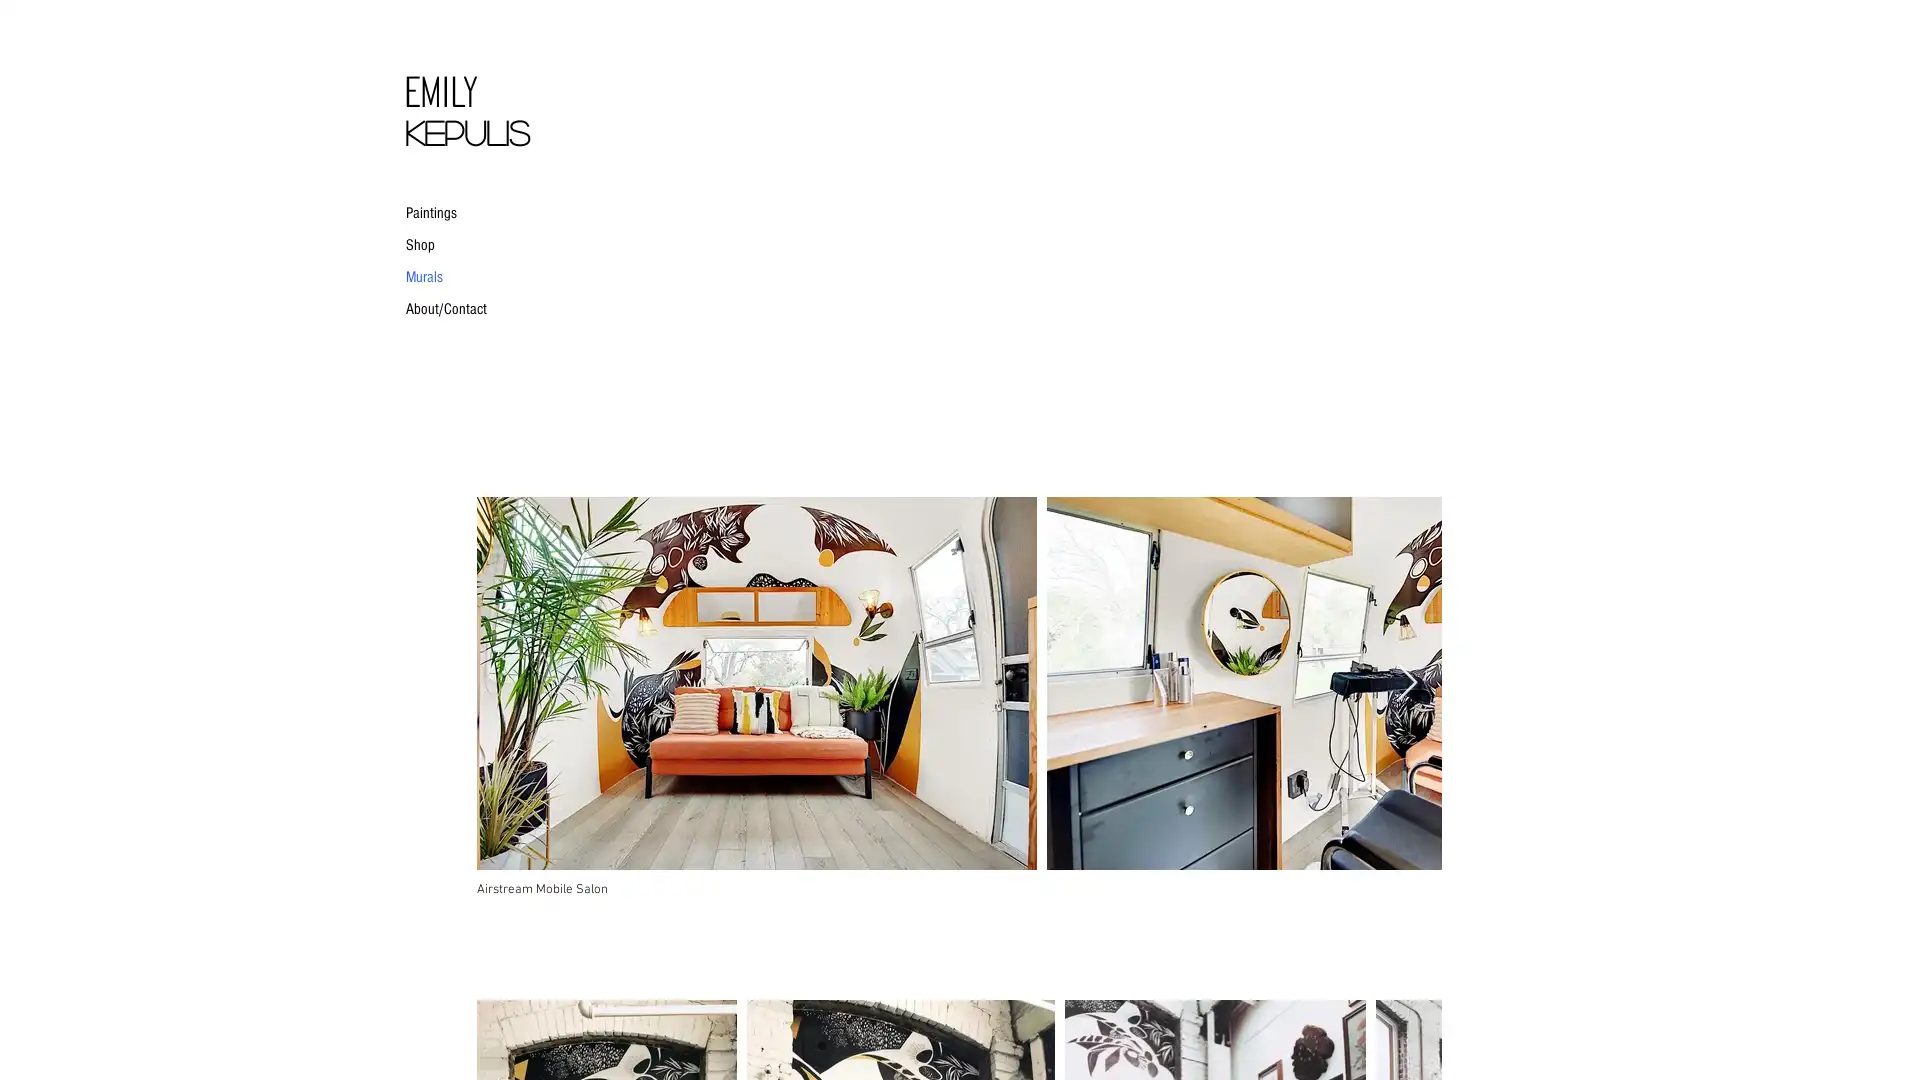 The width and height of the screenshot is (1920, 1080). Describe the element at coordinates (756, 681) in the screenshot. I see `IMG_0009.JPG` at that location.